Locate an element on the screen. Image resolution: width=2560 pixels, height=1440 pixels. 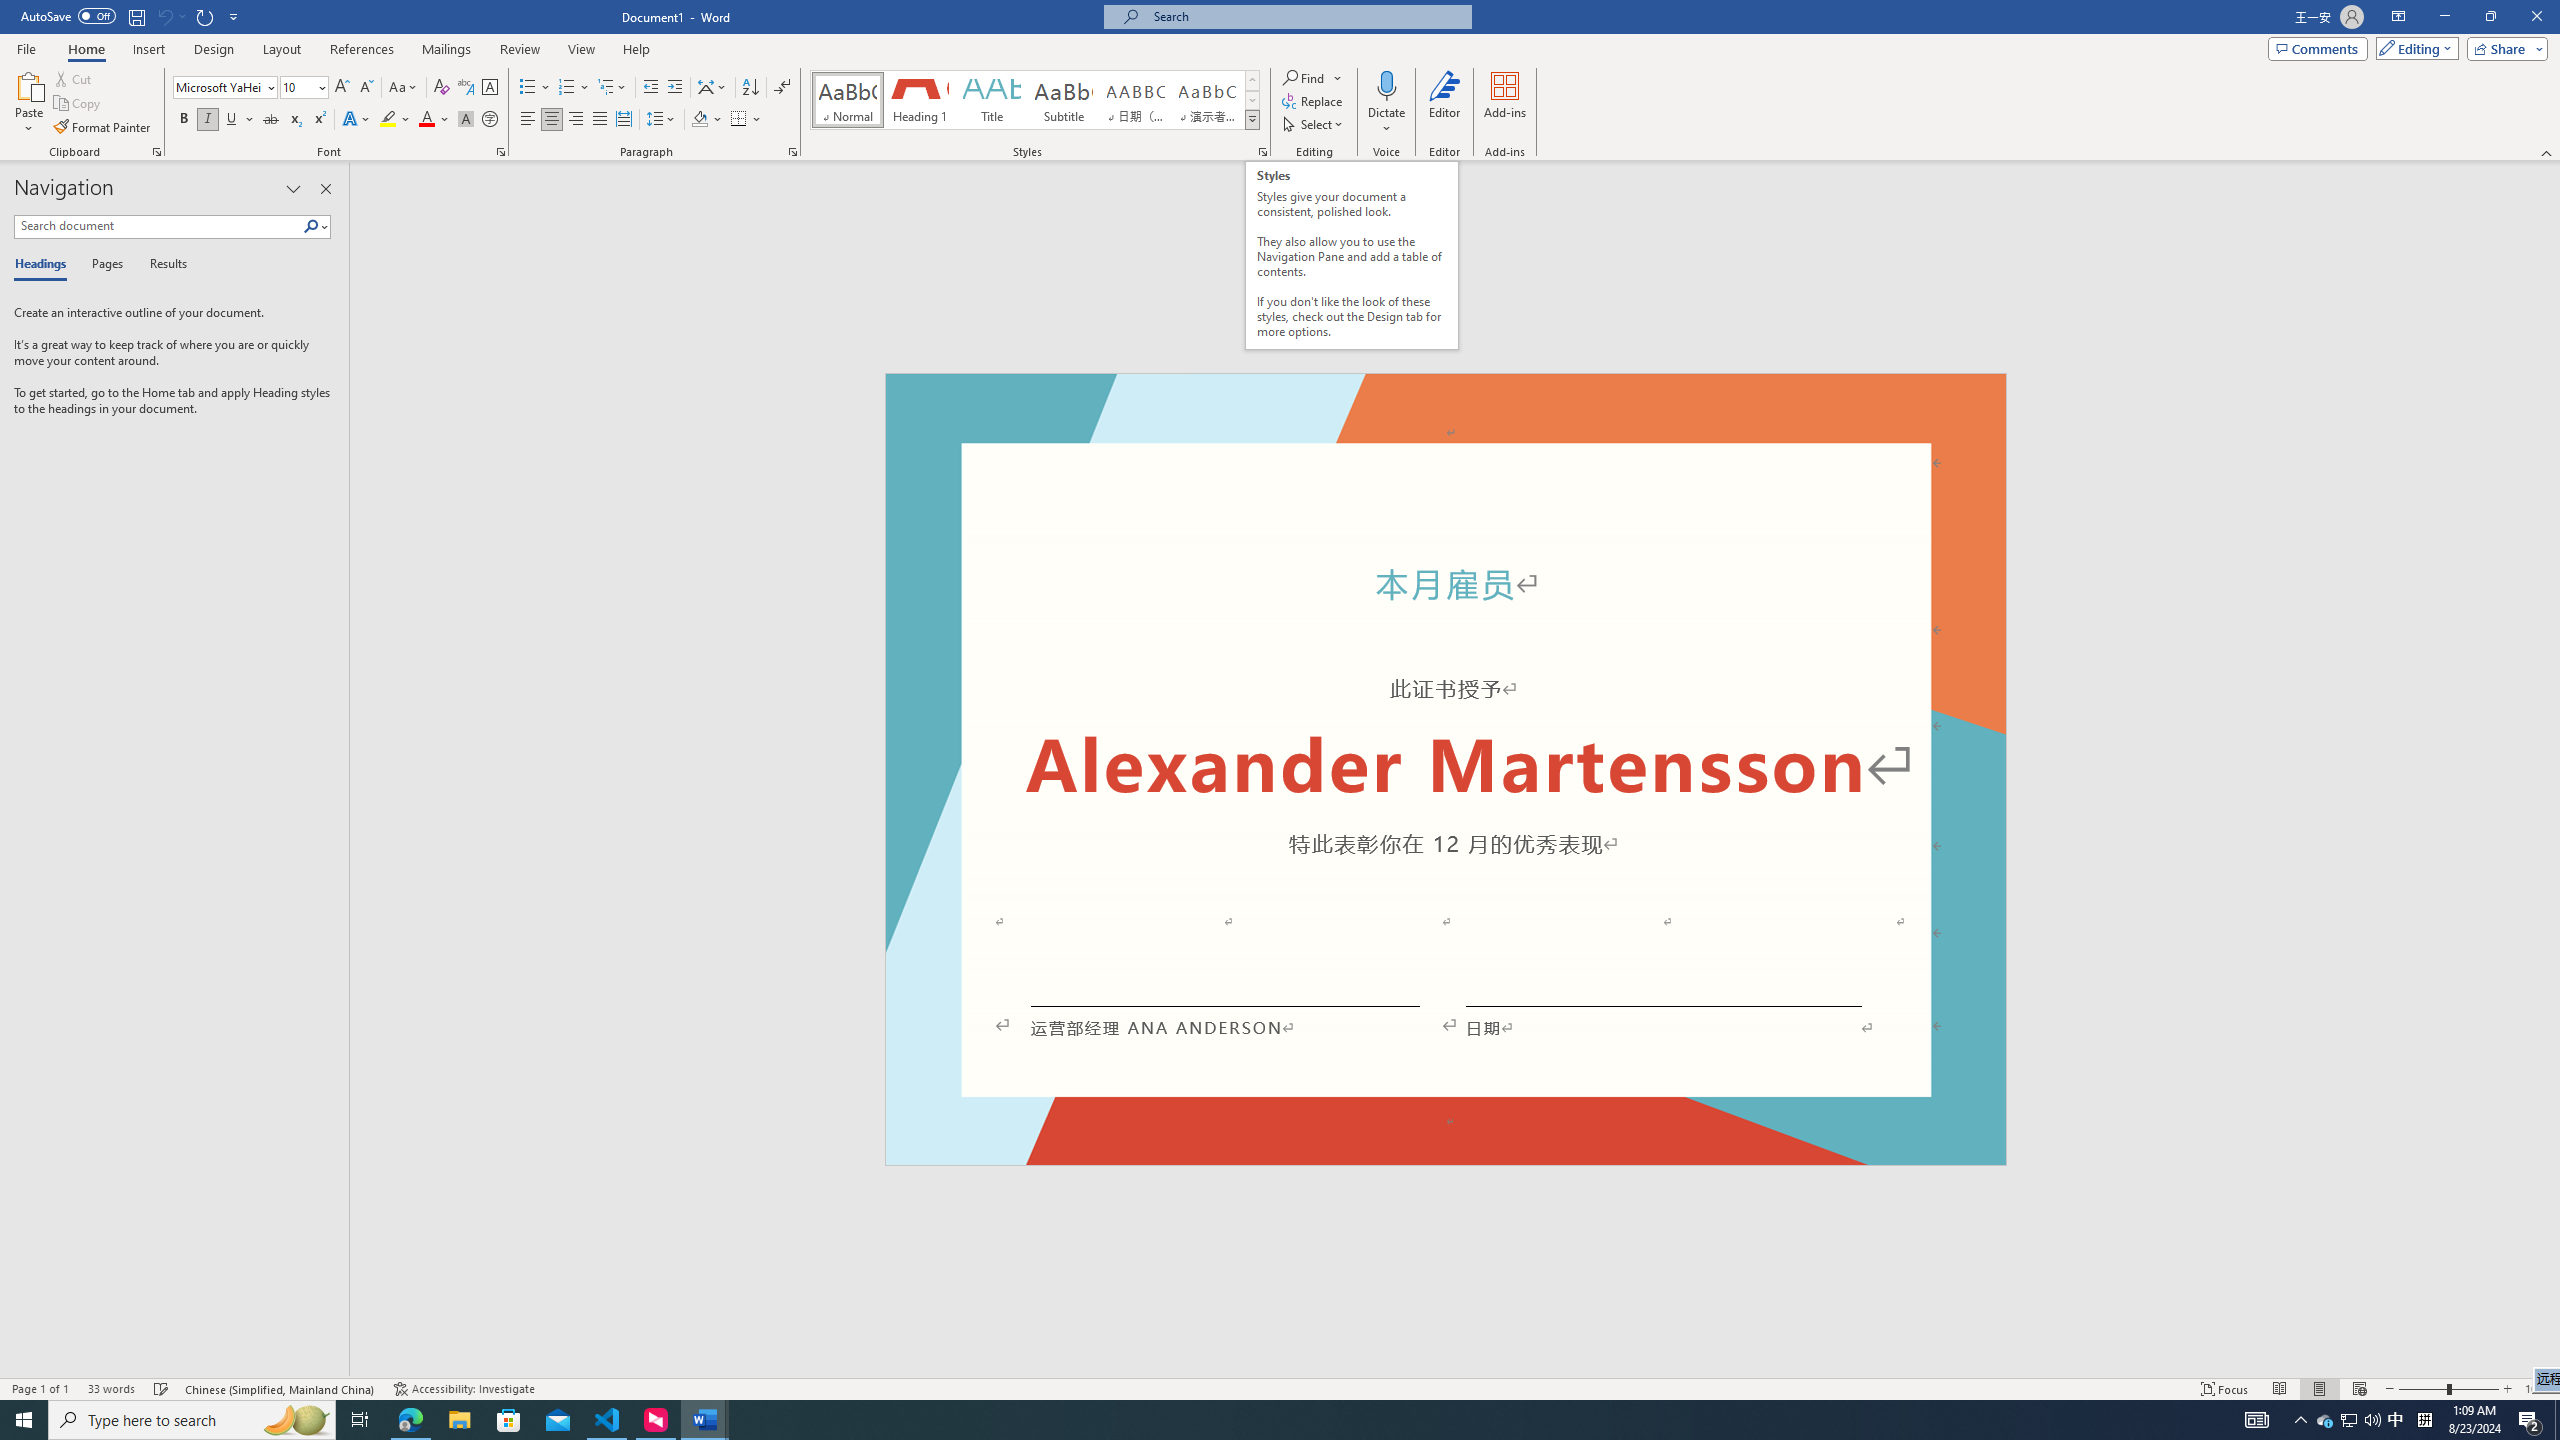
'Copy' is located at coordinates (78, 103).